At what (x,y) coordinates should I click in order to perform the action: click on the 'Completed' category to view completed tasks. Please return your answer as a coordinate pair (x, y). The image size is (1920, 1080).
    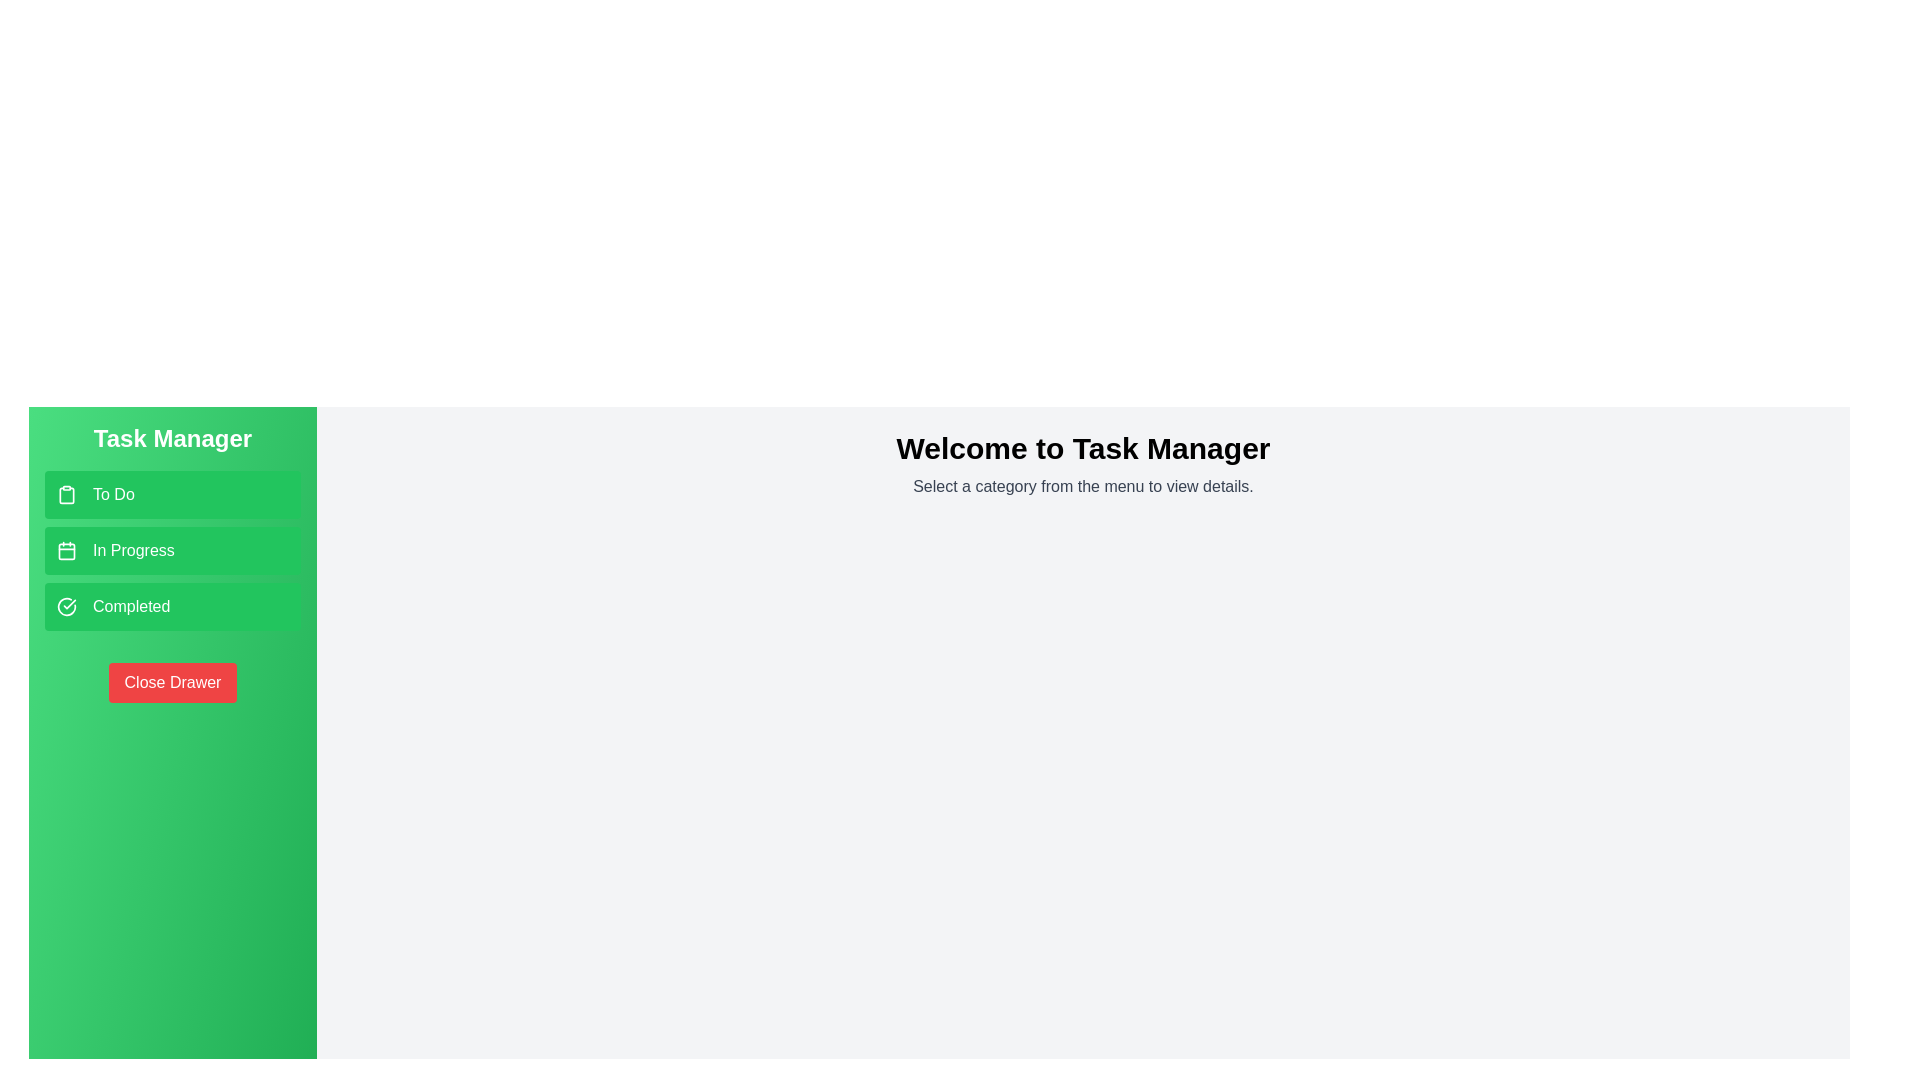
    Looking at the image, I should click on (172, 605).